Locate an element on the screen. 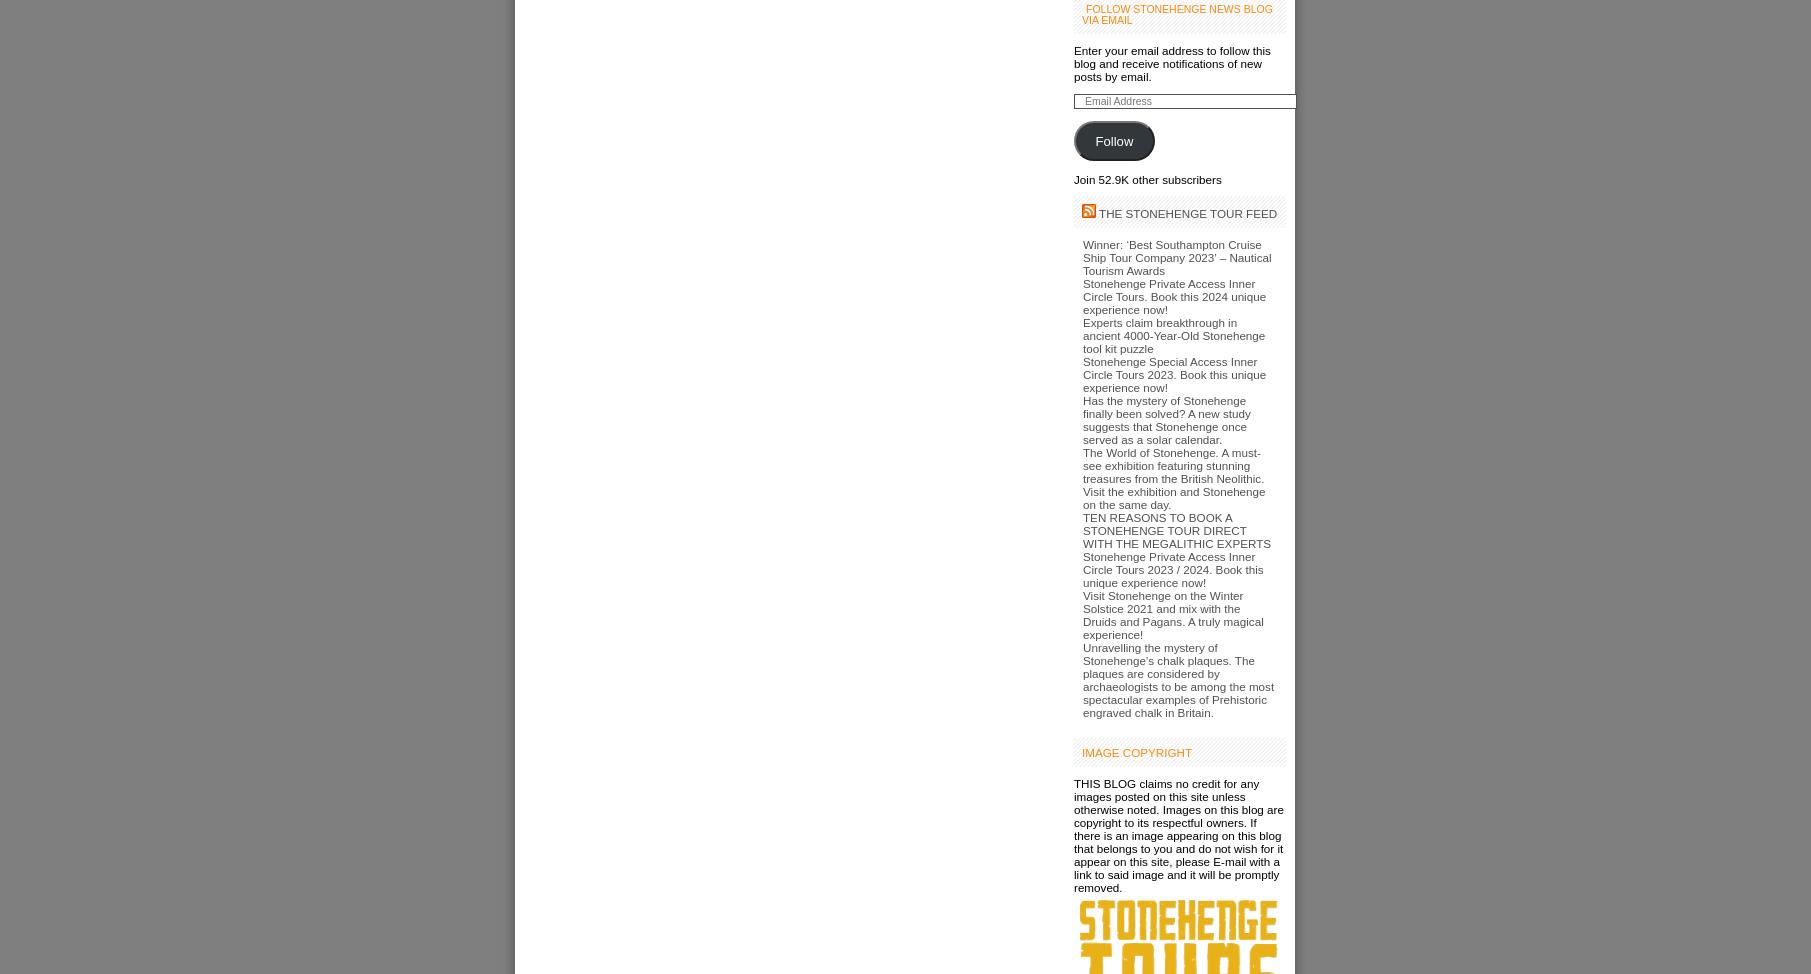  'Stonehenge Special Access Inner Circle Tours 2023. Book this unique experience now!' is located at coordinates (1173, 374).